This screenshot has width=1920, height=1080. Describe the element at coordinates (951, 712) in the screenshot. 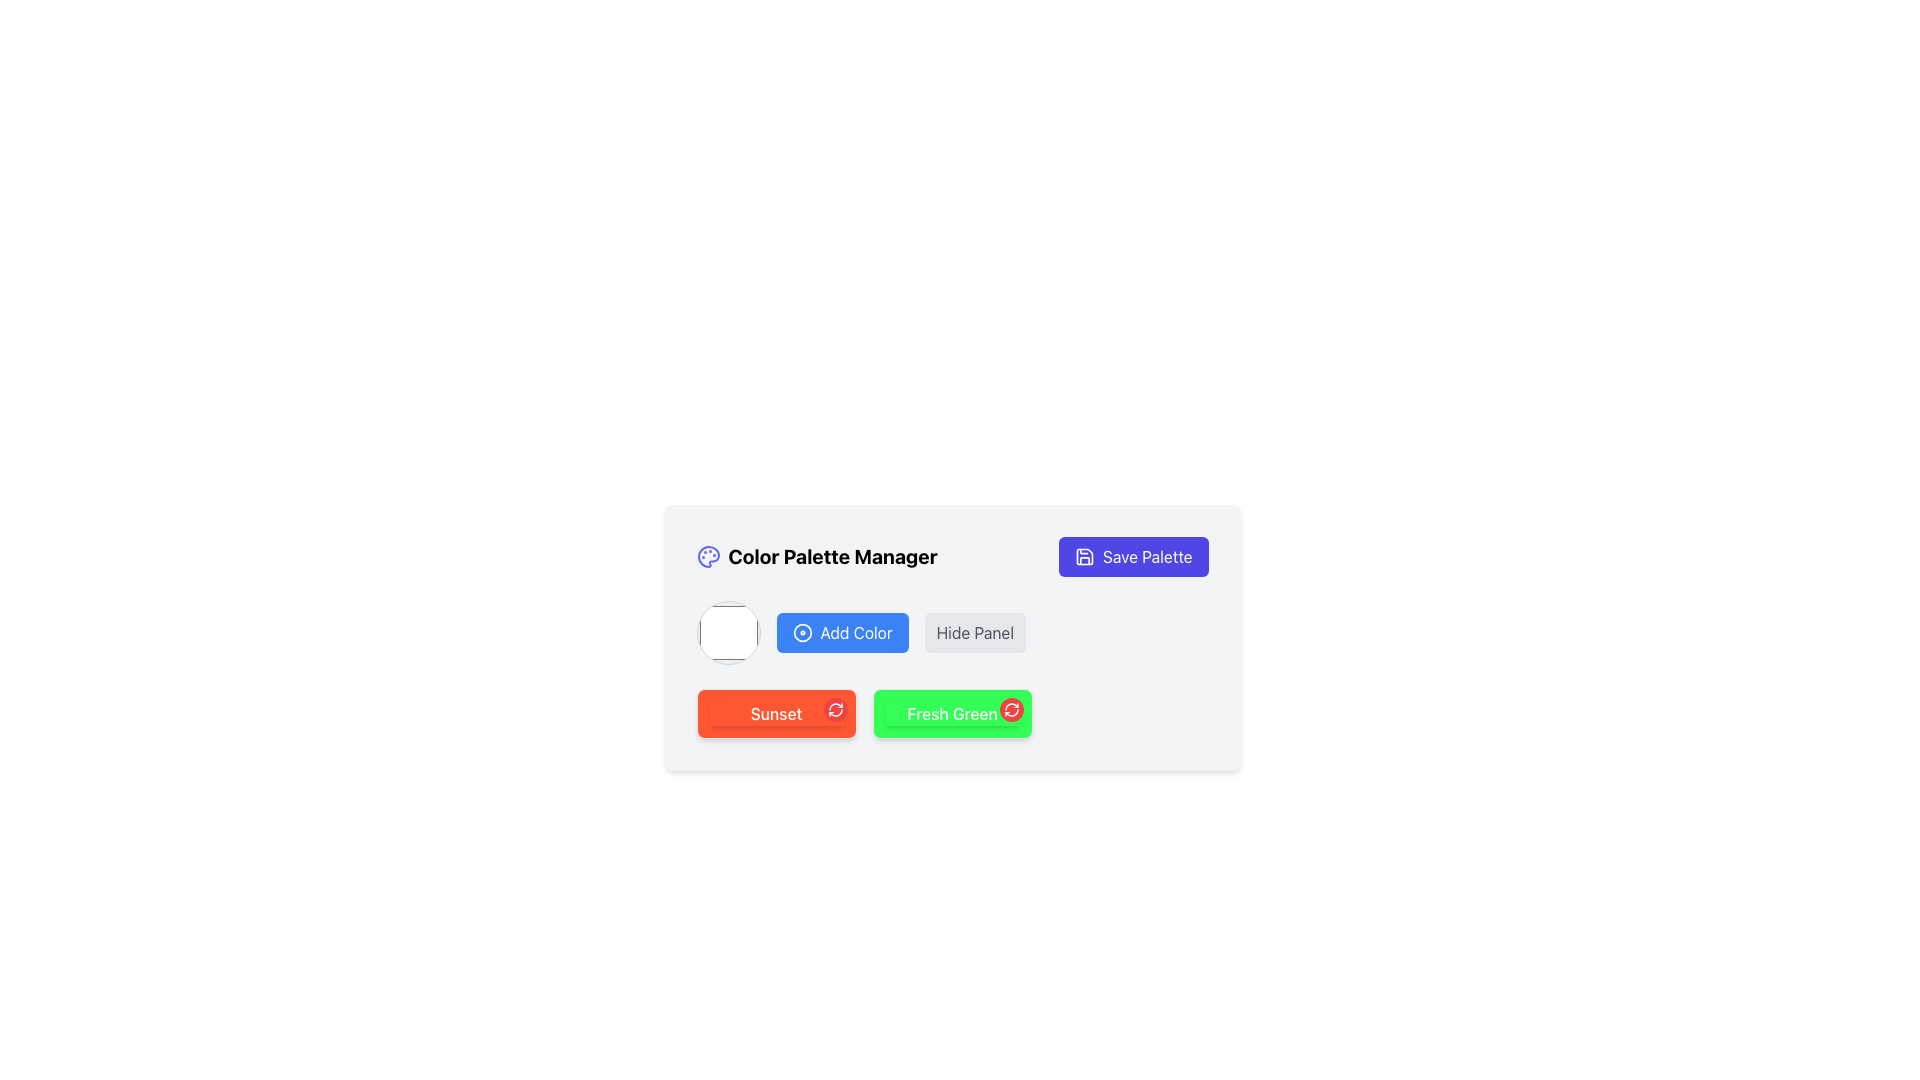

I see `the 'Fresh Green' button with a bright green background and a refresh icon on the right` at that location.